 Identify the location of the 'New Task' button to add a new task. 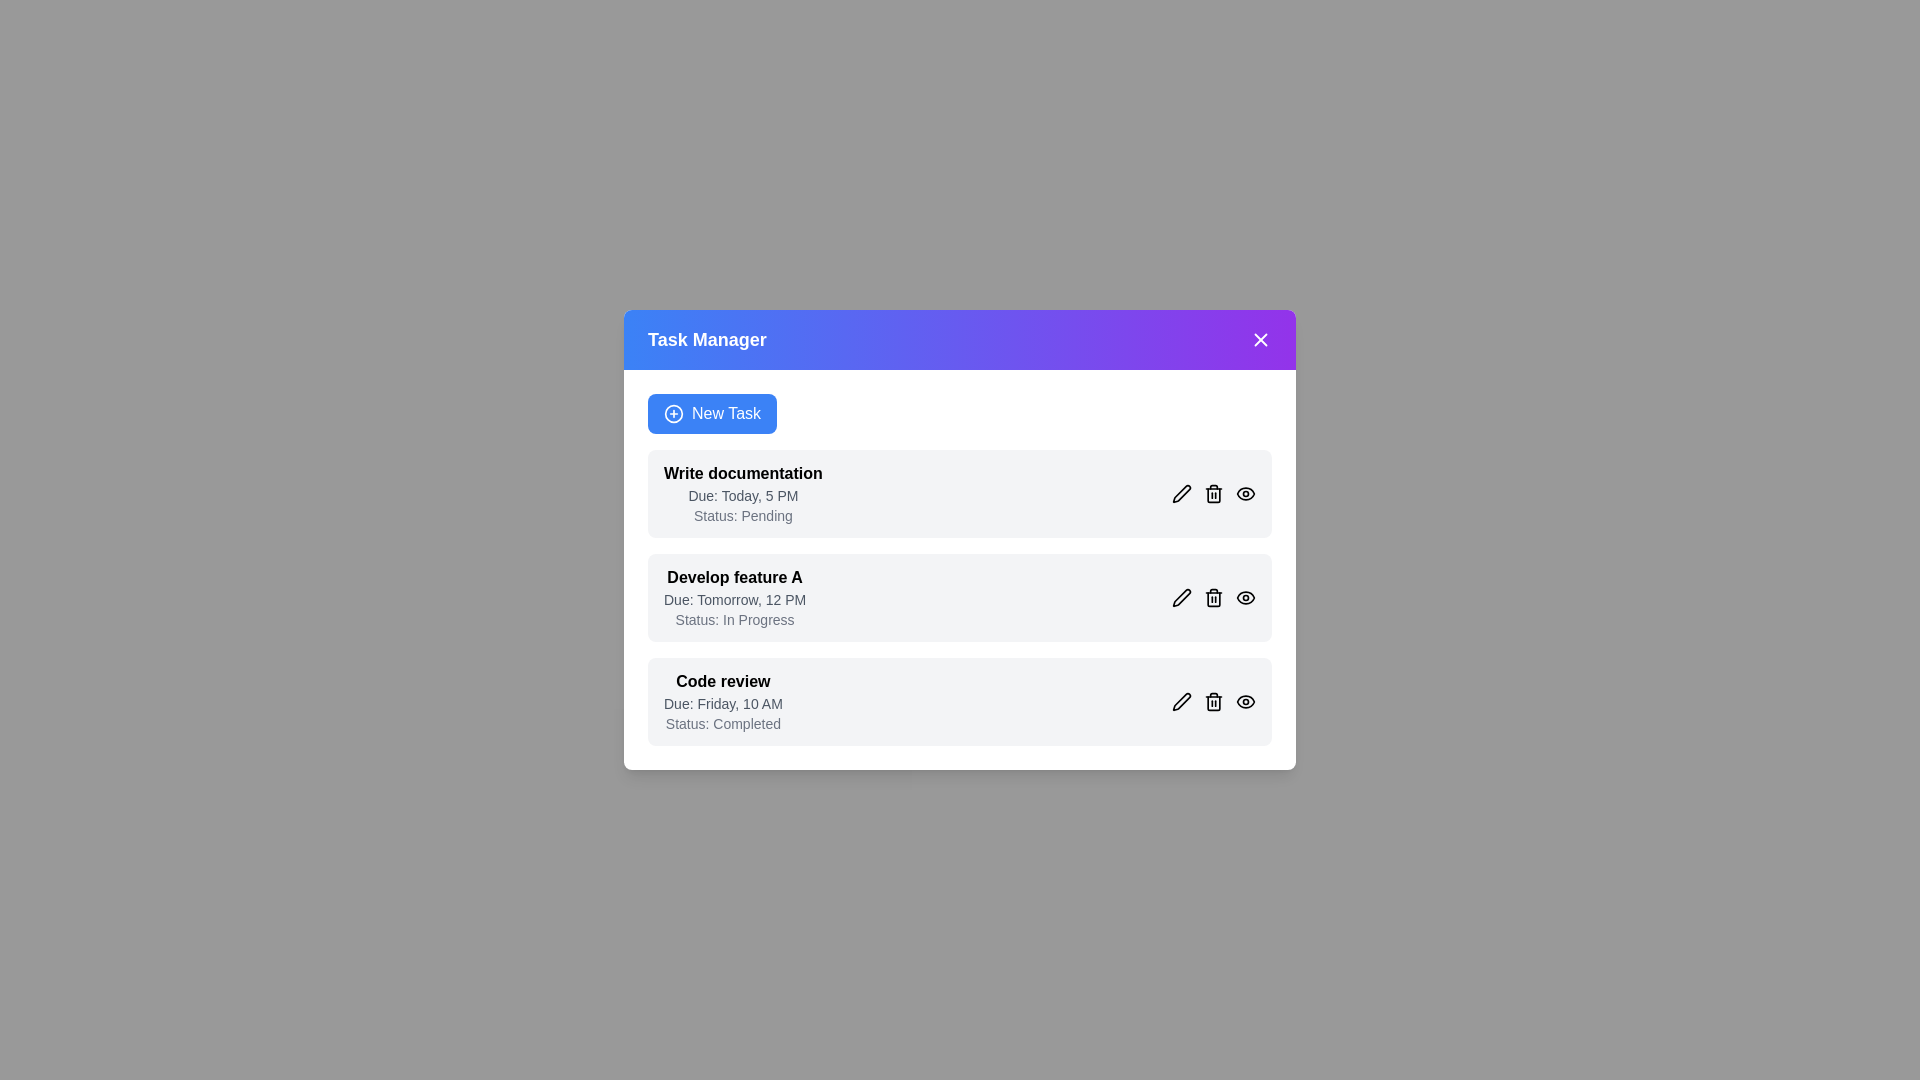
(712, 412).